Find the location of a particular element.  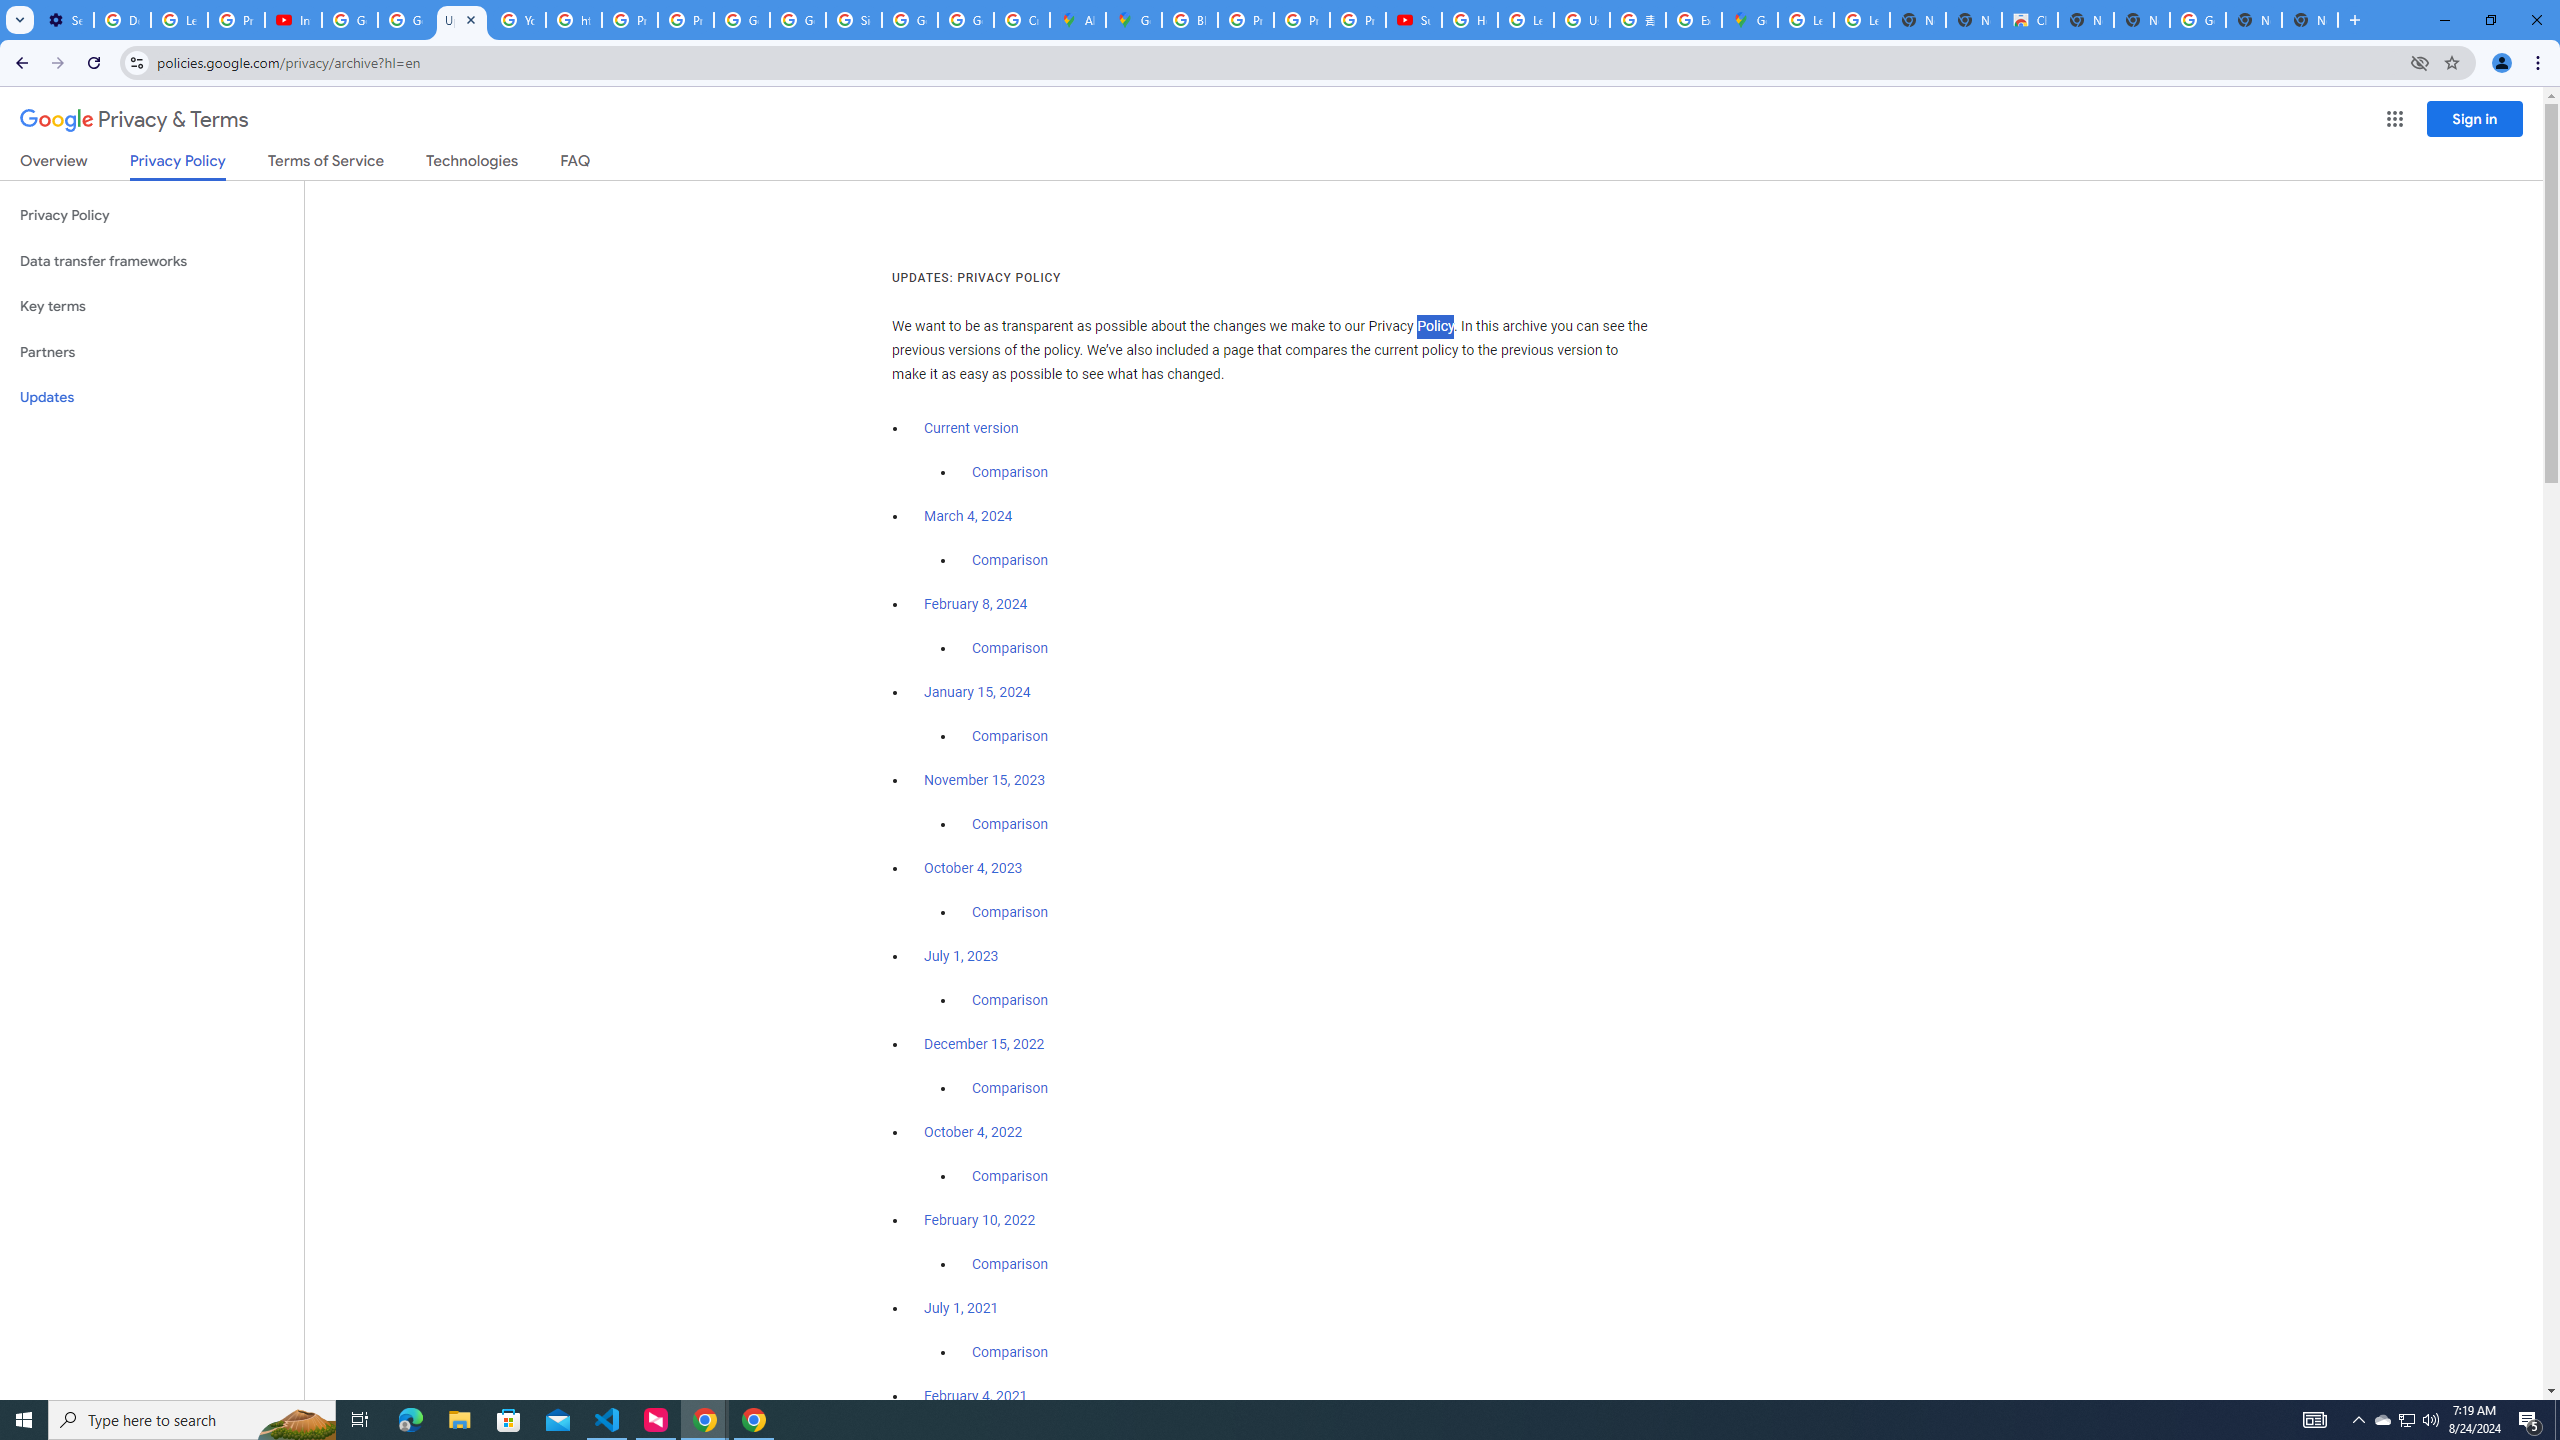

'Chrome Web Store' is located at coordinates (2030, 19).